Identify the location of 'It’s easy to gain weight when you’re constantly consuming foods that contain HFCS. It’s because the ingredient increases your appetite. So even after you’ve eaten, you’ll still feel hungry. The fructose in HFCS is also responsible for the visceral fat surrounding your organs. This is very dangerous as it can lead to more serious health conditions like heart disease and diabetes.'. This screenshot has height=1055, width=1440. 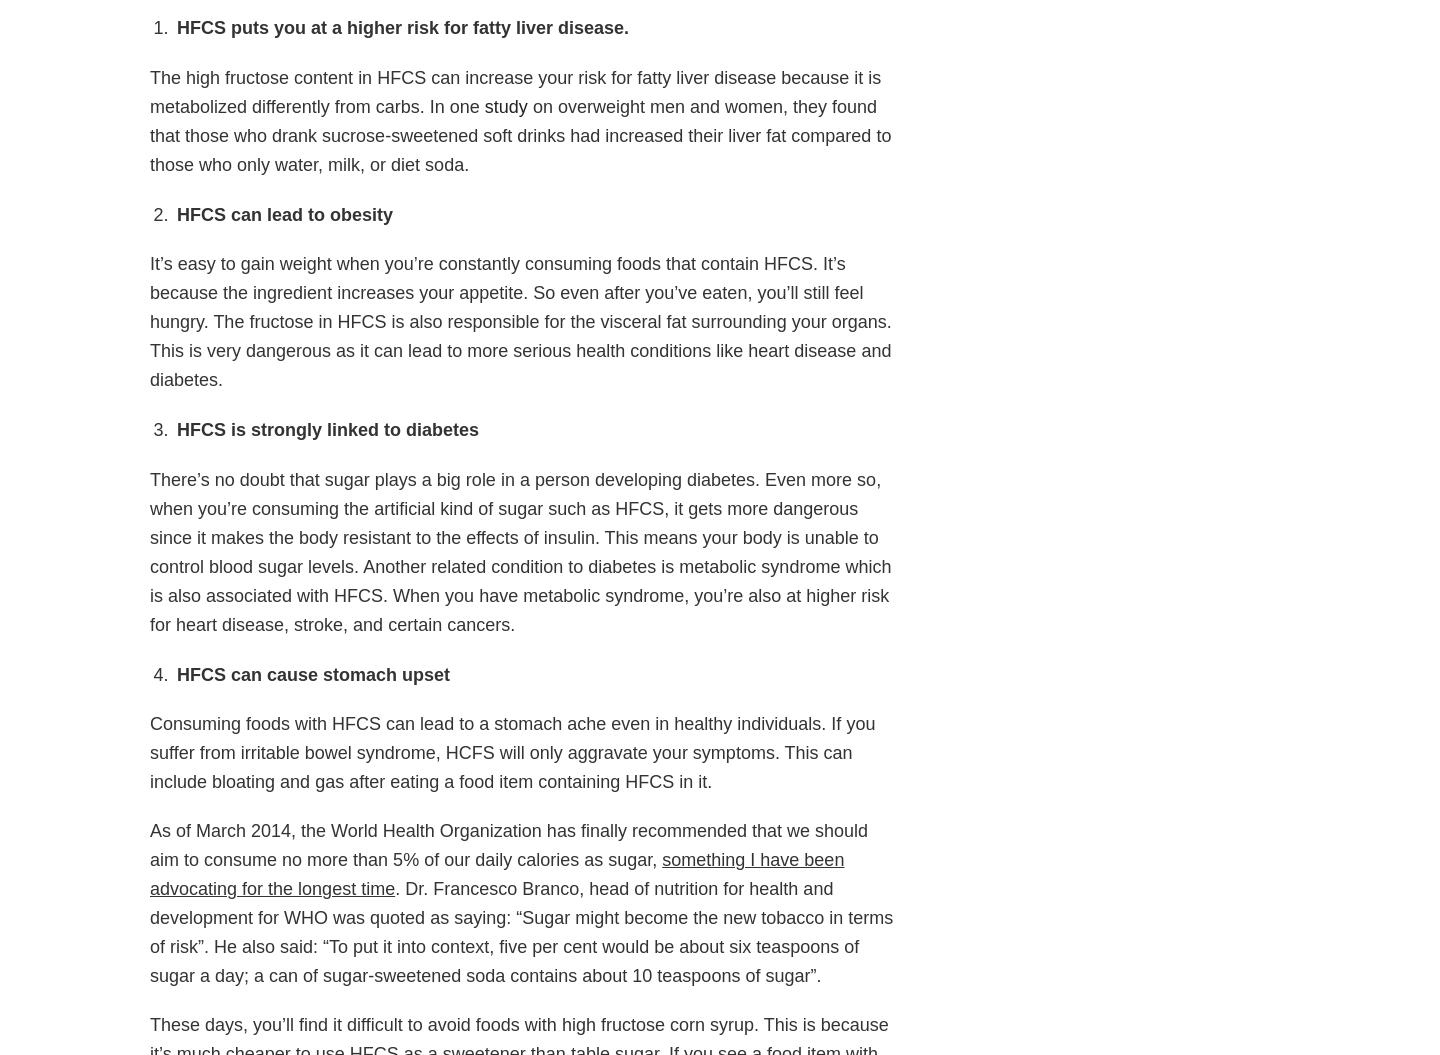
(519, 320).